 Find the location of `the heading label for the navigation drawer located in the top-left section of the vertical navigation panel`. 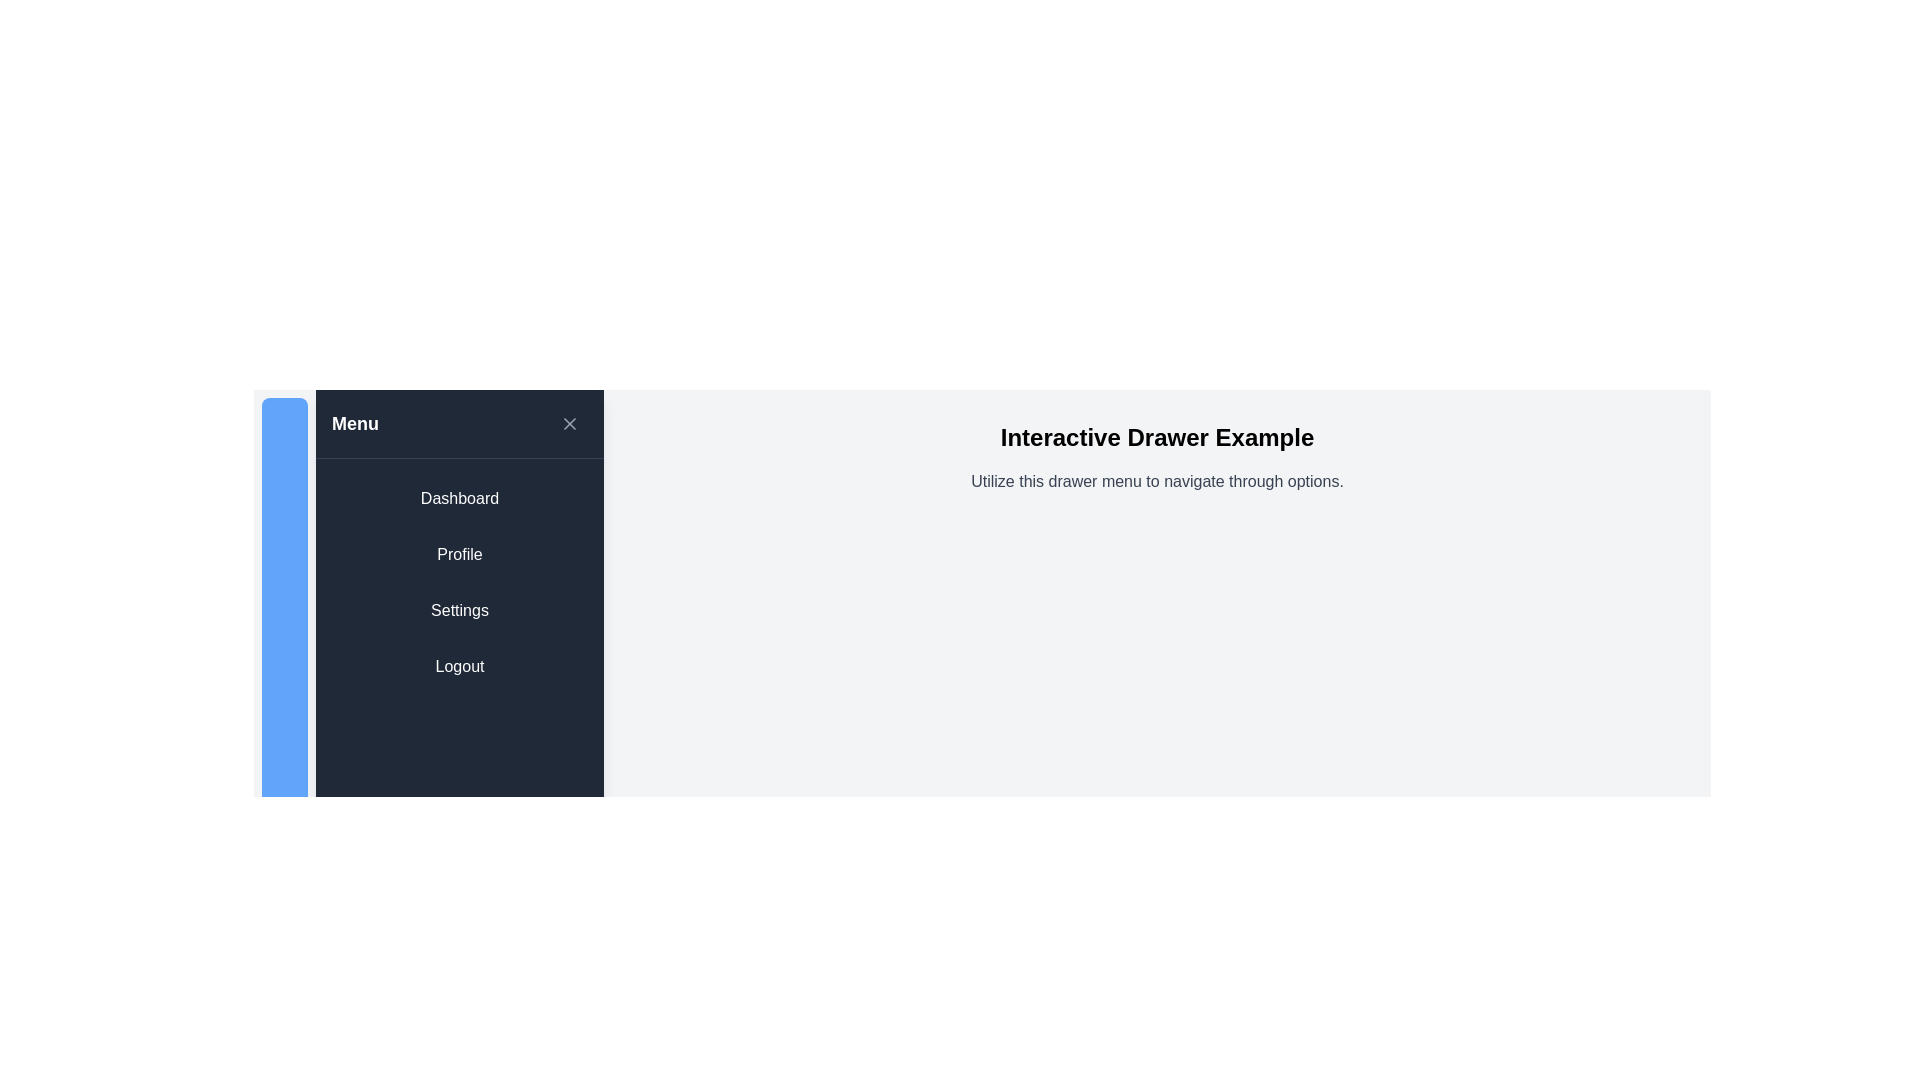

the heading label for the navigation drawer located in the top-left section of the vertical navigation panel is located at coordinates (355, 423).